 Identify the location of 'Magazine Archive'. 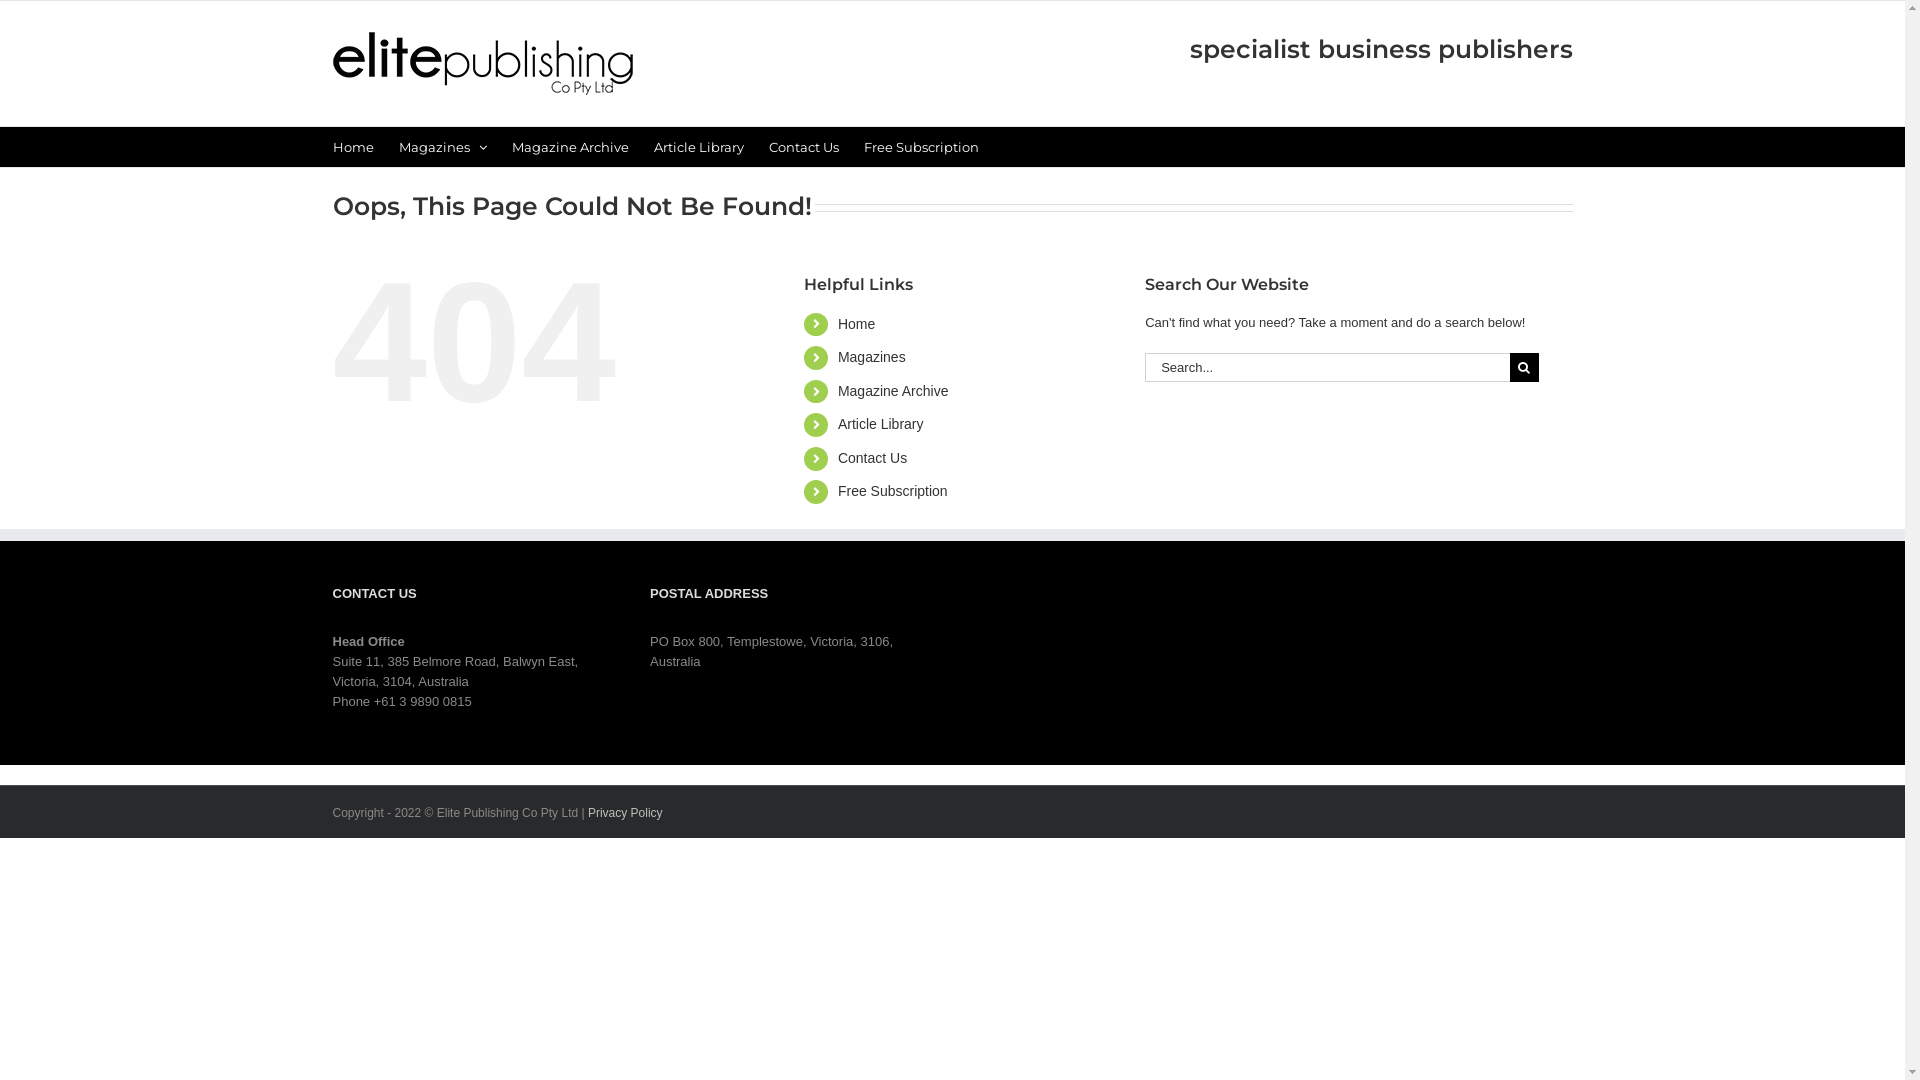
(569, 145).